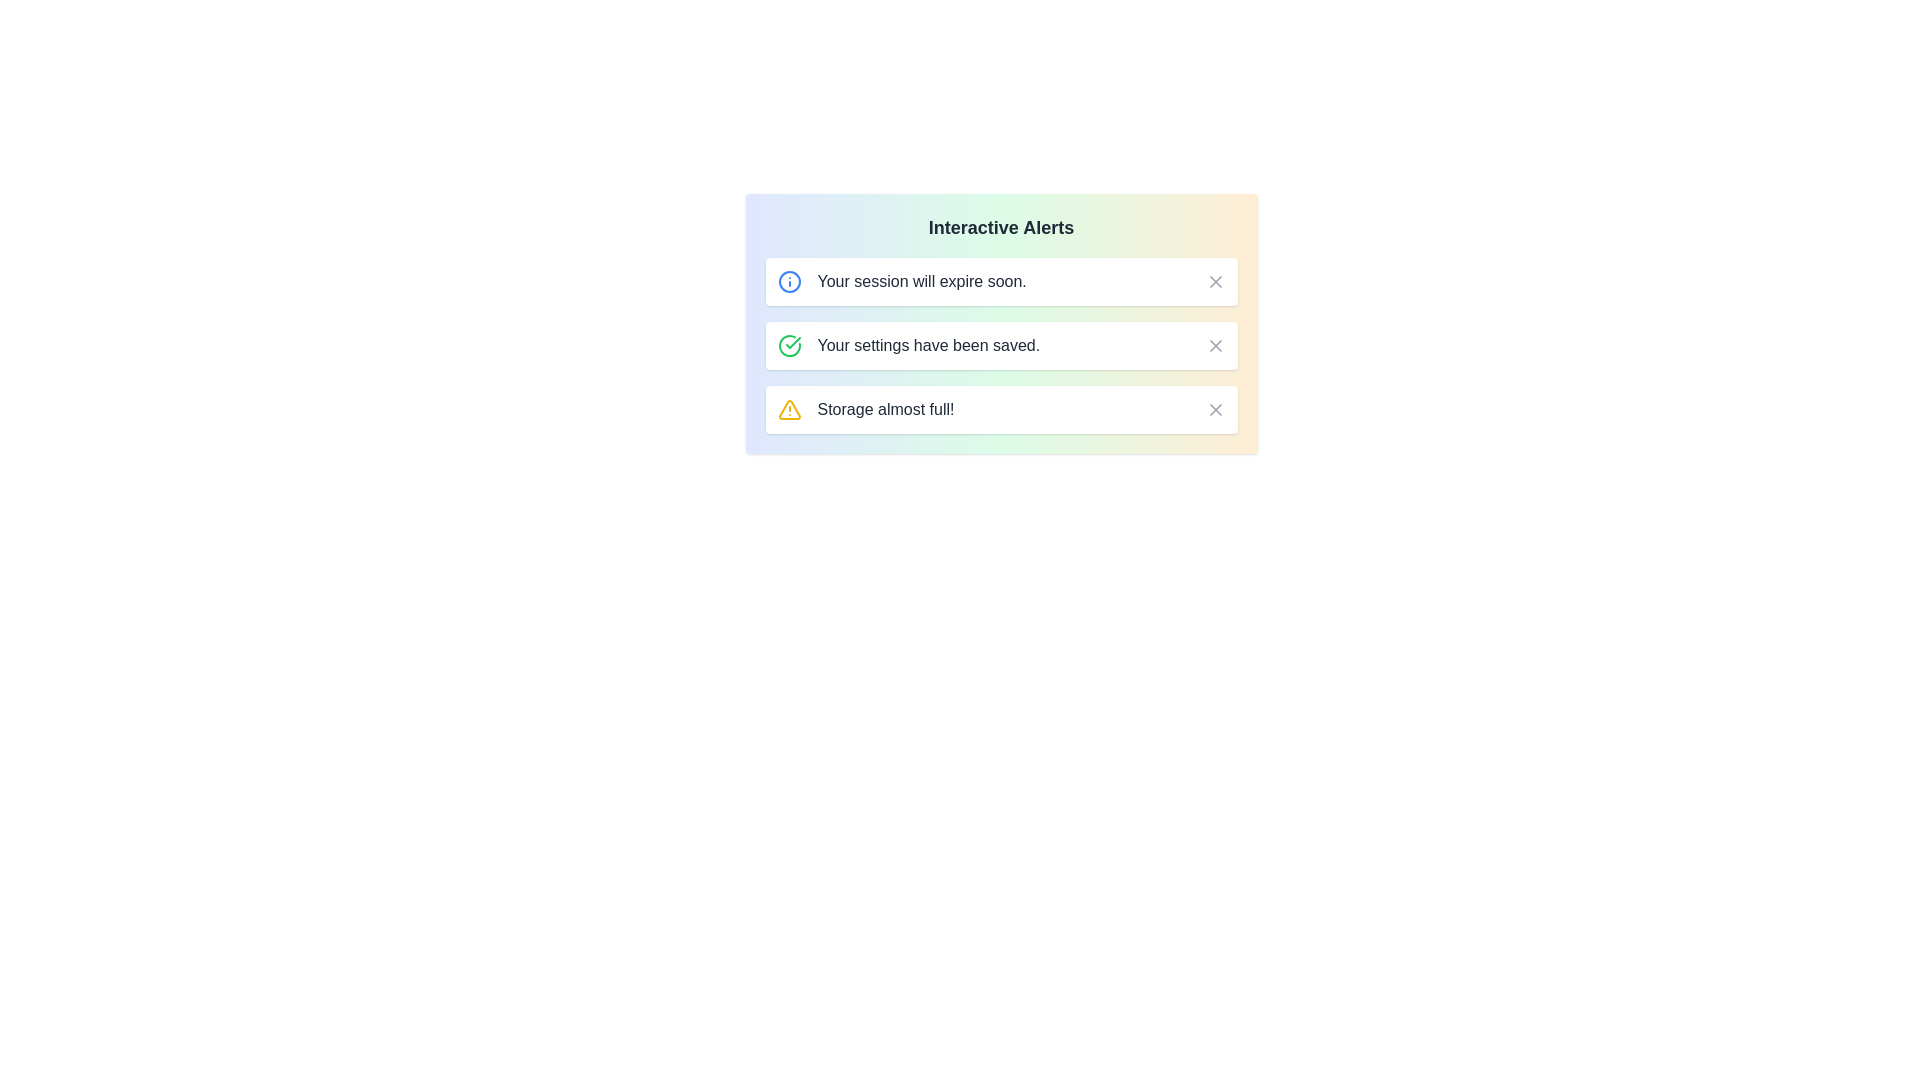  I want to click on the circular icon with a green outline and checkmark inside, which is the second icon from the top in the list of alert items in the notification panel, located near the text 'Your settings have been saved.', so click(788, 345).